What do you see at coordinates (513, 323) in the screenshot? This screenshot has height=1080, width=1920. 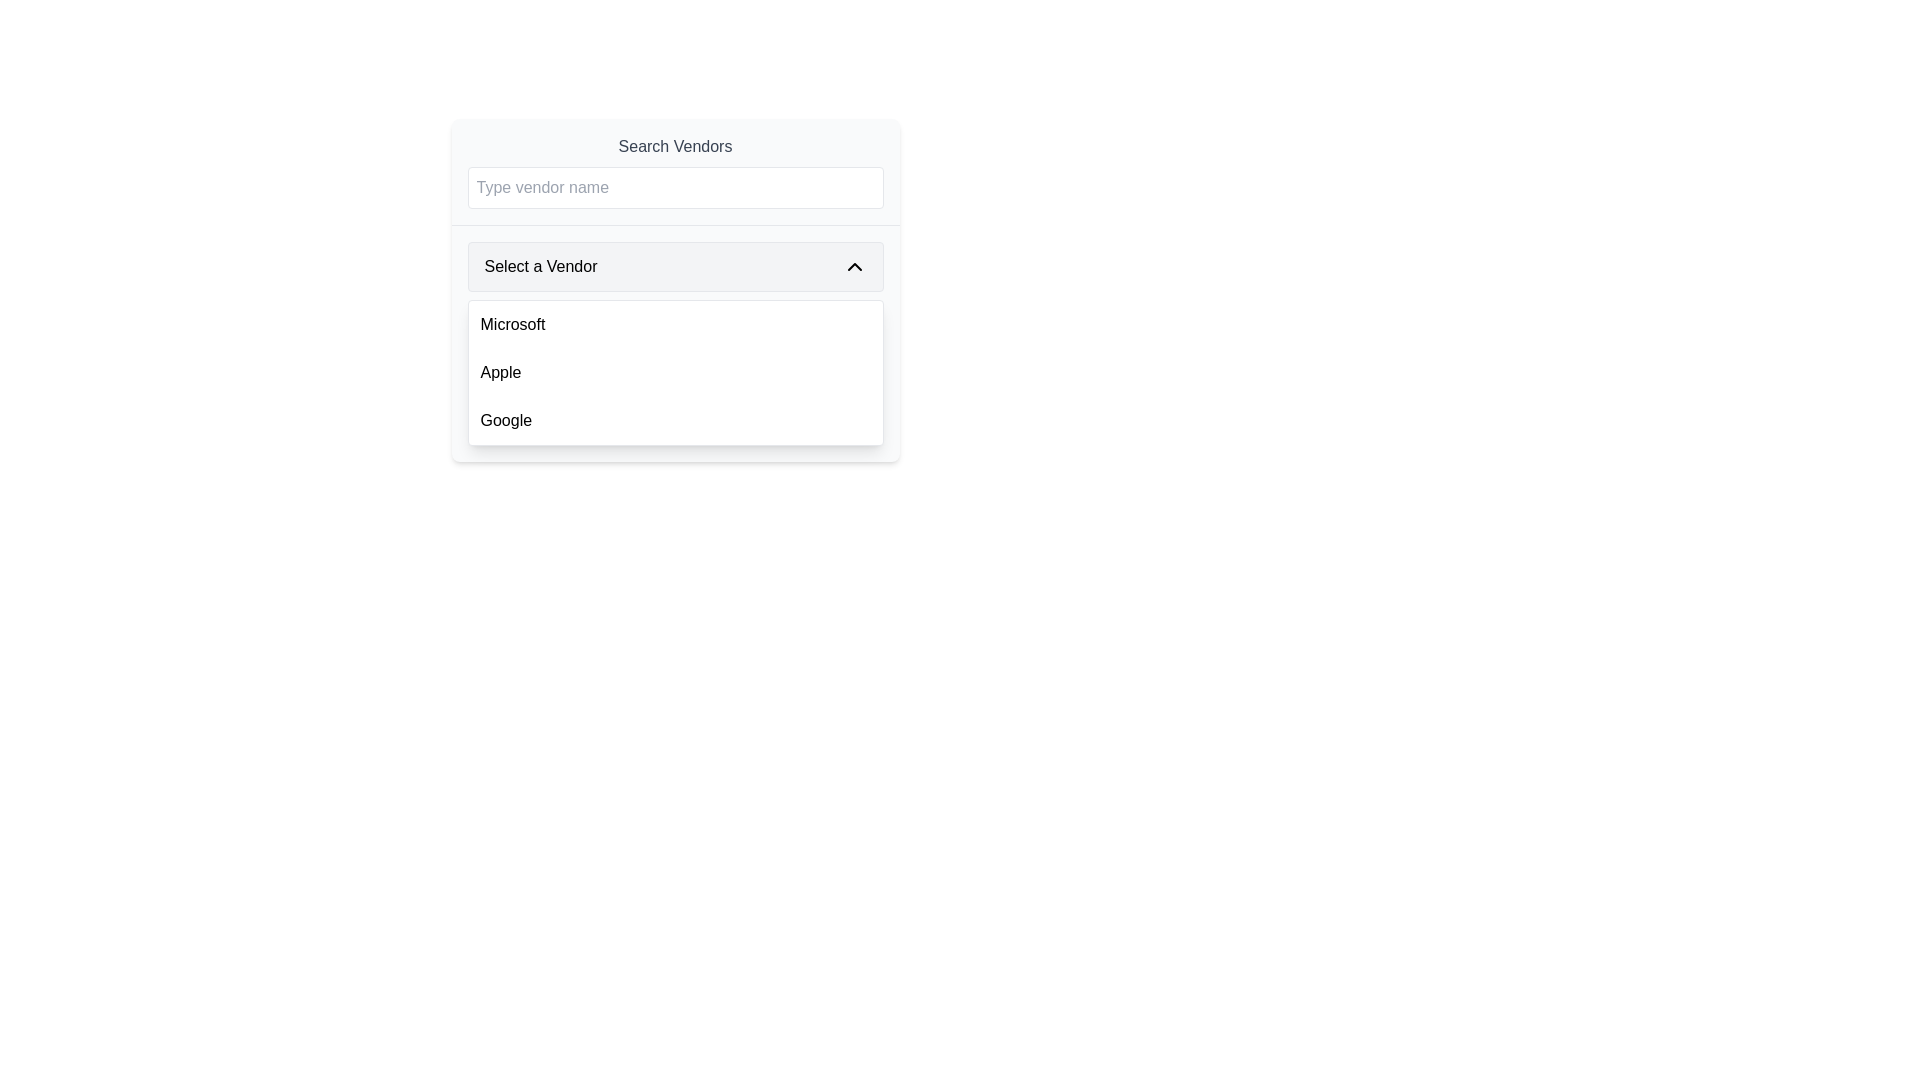 I see `the 'Microsoft' text label, which is the first selectable option in the dropdown menu of vendor choices, located at the top of the list above 'Apple' and 'Google'` at bounding box center [513, 323].